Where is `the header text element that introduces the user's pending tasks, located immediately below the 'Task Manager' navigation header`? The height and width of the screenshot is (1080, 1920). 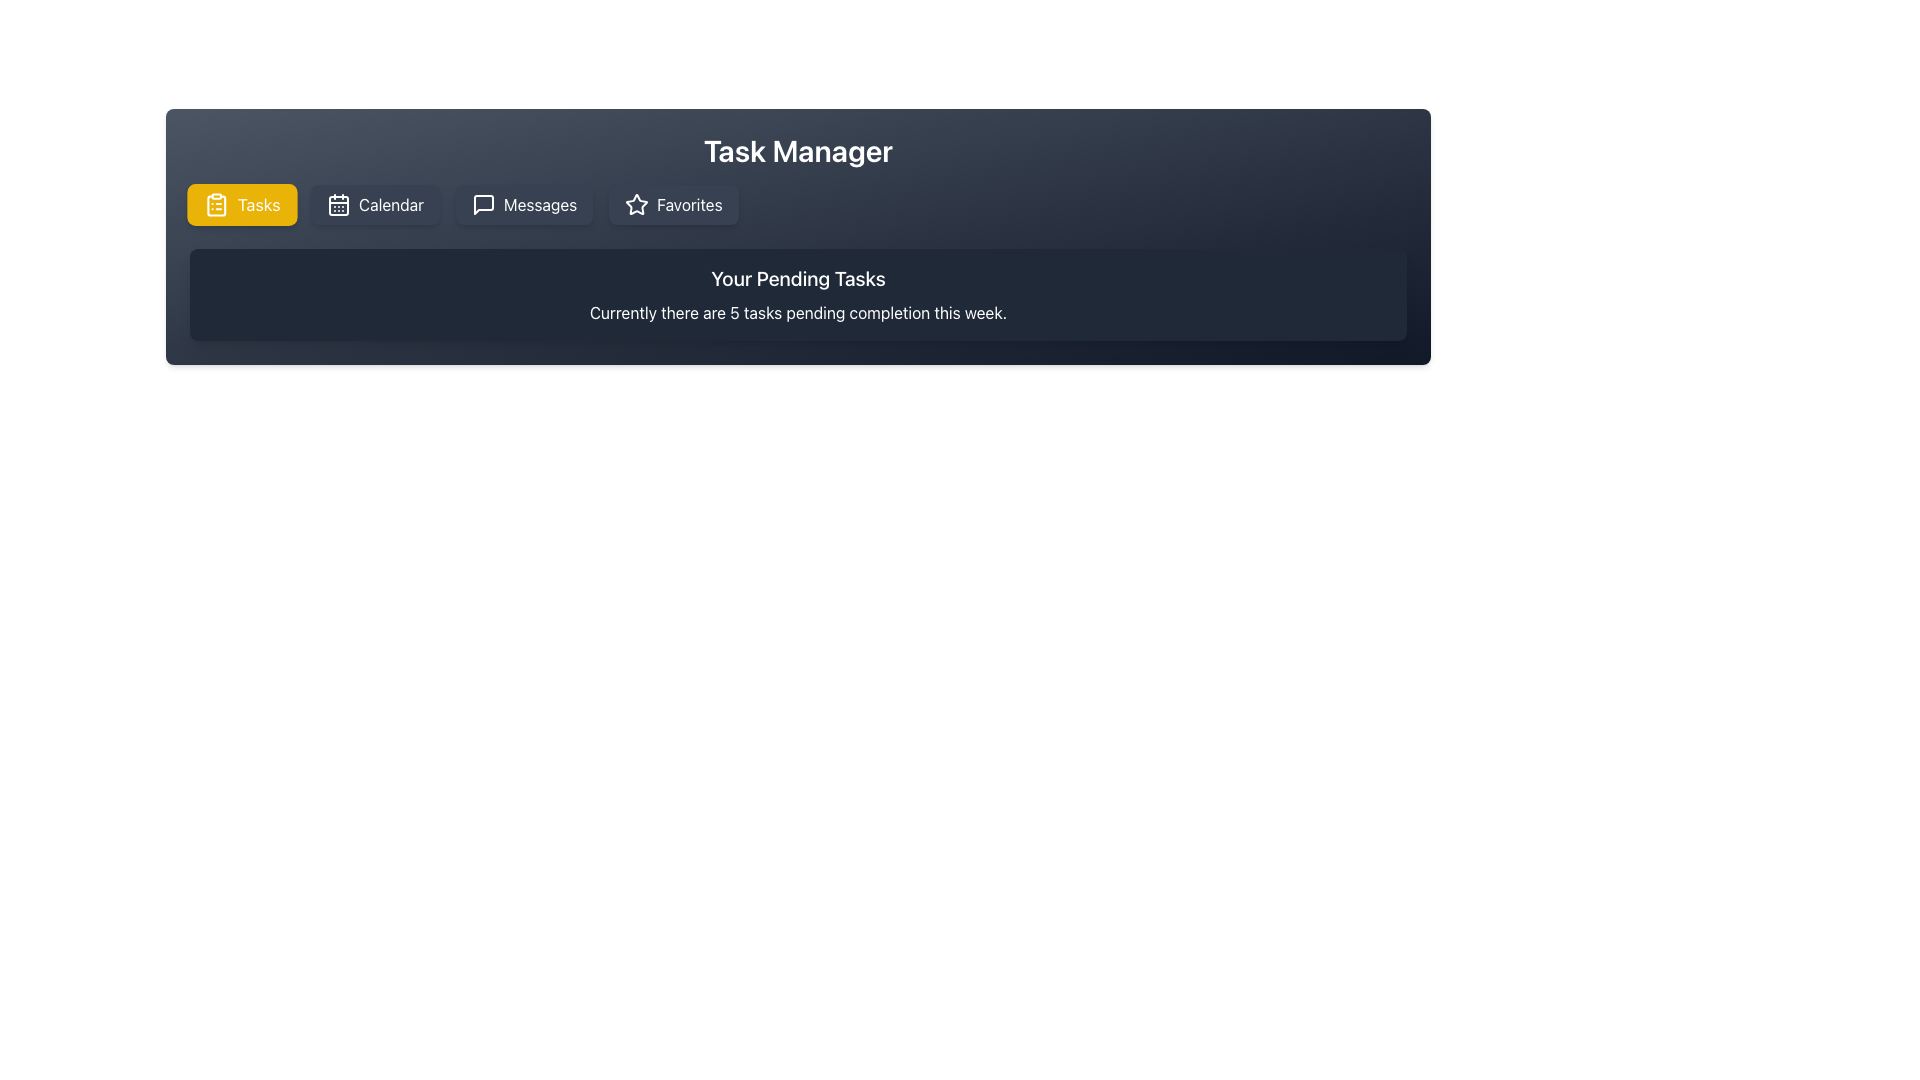 the header text element that introduces the user's pending tasks, located immediately below the 'Task Manager' navigation header is located at coordinates (797, 278).